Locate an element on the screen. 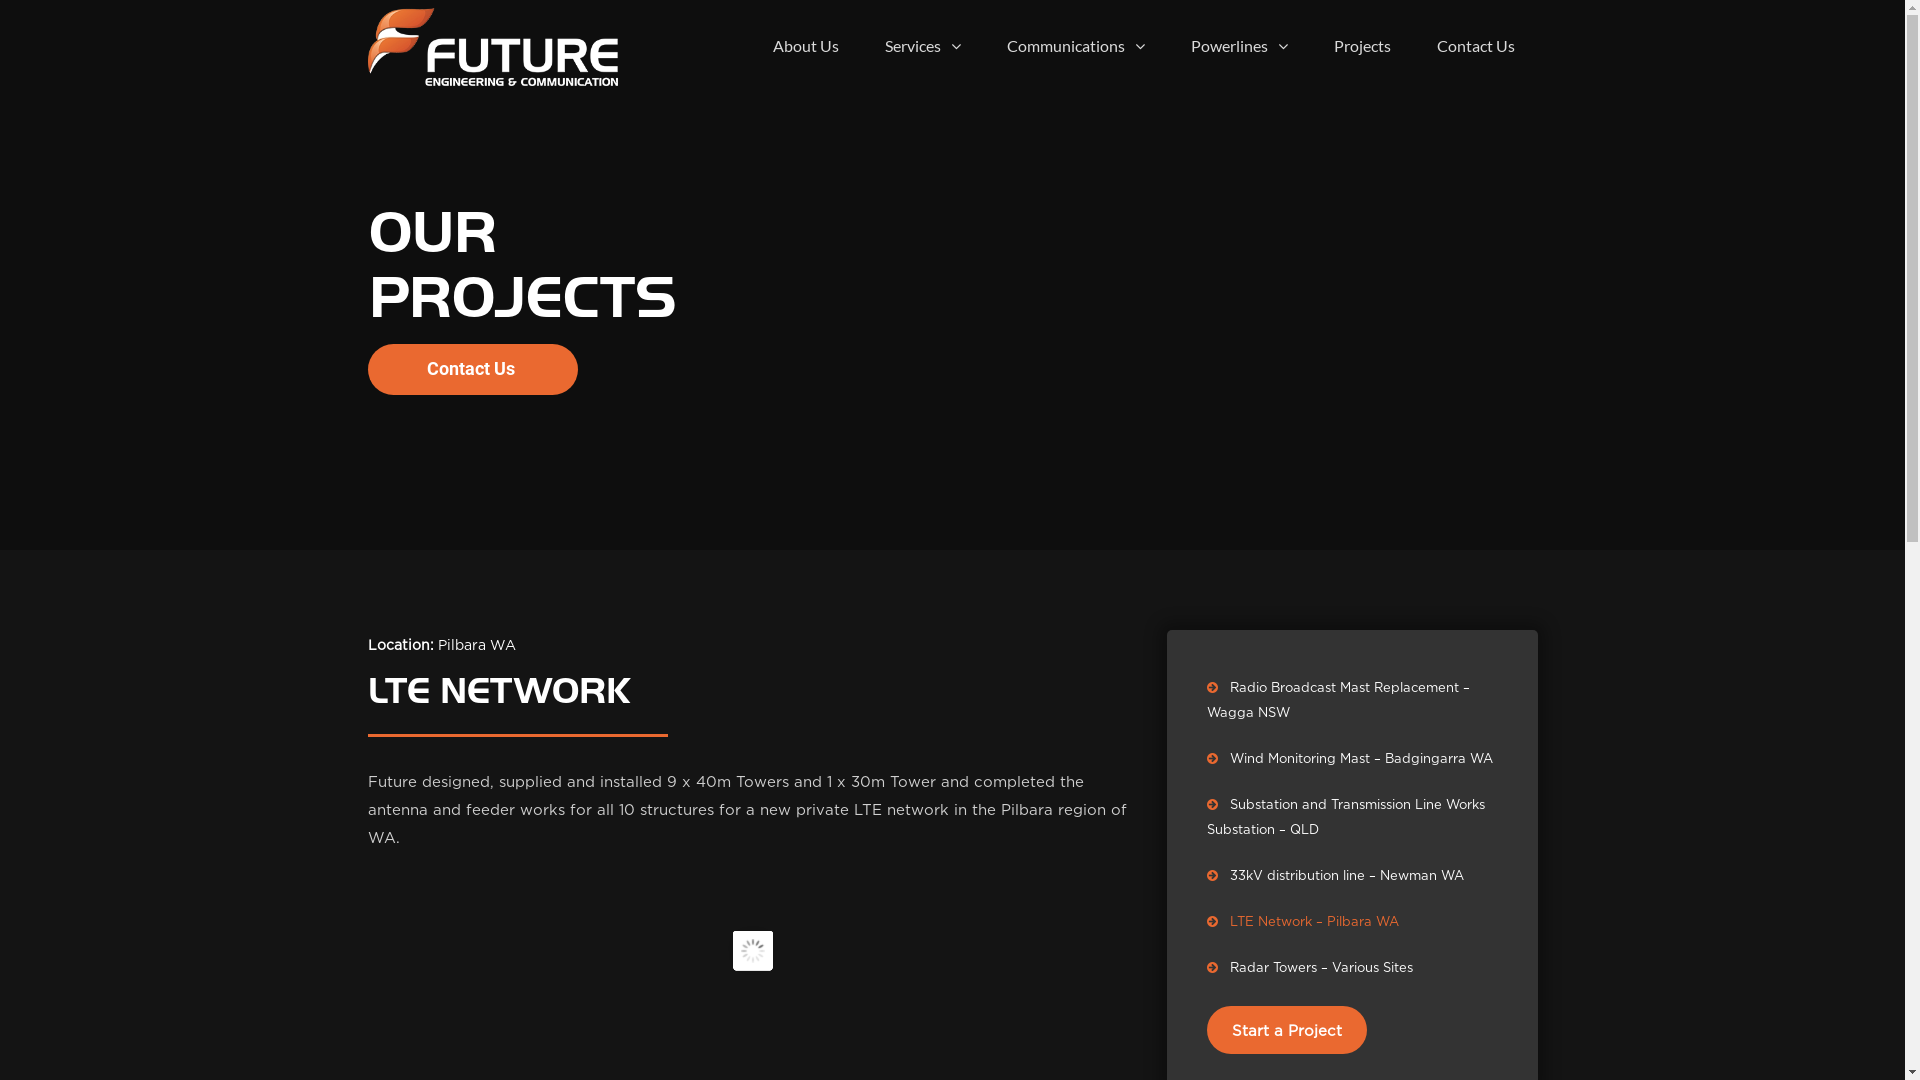 The height and width of the screenshot is (1080, 1920). 'Future Engineering & Communication' is located at coordinates (493, 45).